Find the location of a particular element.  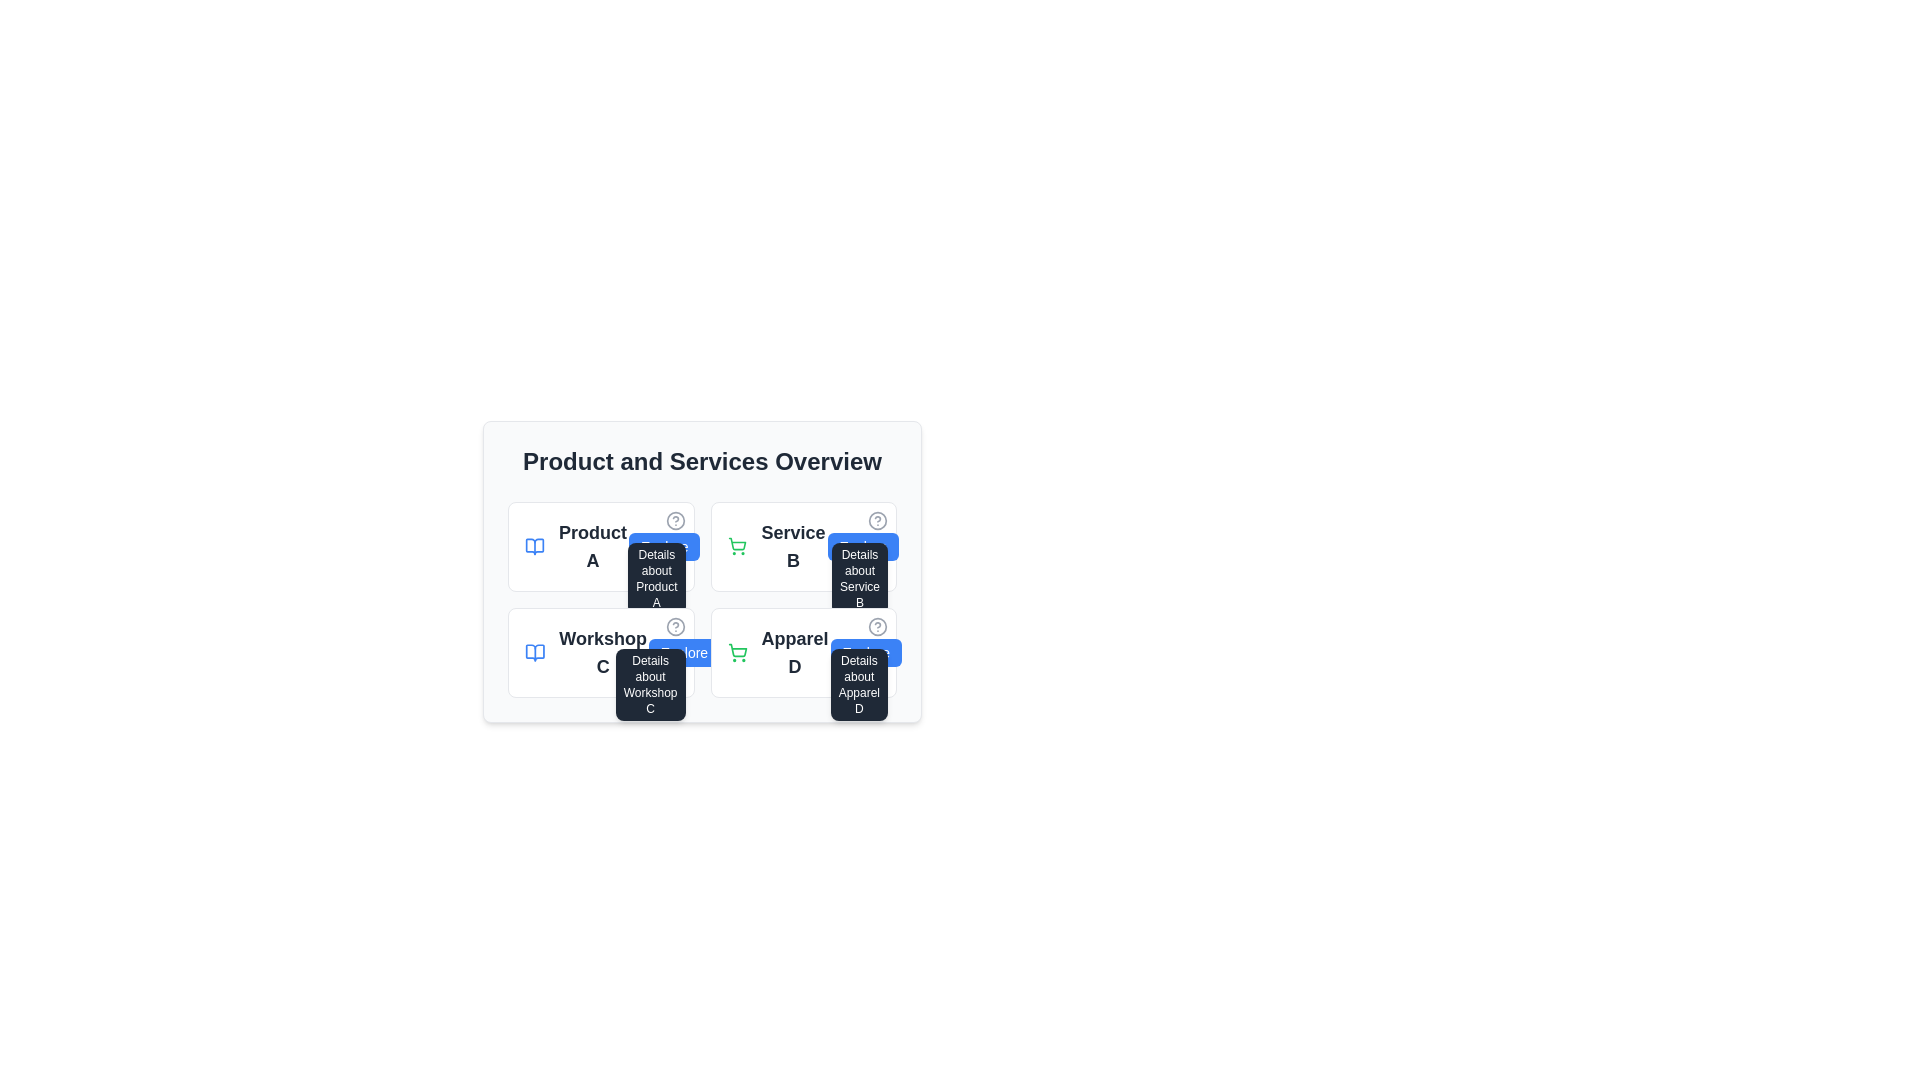

the shopping cart icon located to the left of the text 'Apparel D' is located at coordinates (736, 652).